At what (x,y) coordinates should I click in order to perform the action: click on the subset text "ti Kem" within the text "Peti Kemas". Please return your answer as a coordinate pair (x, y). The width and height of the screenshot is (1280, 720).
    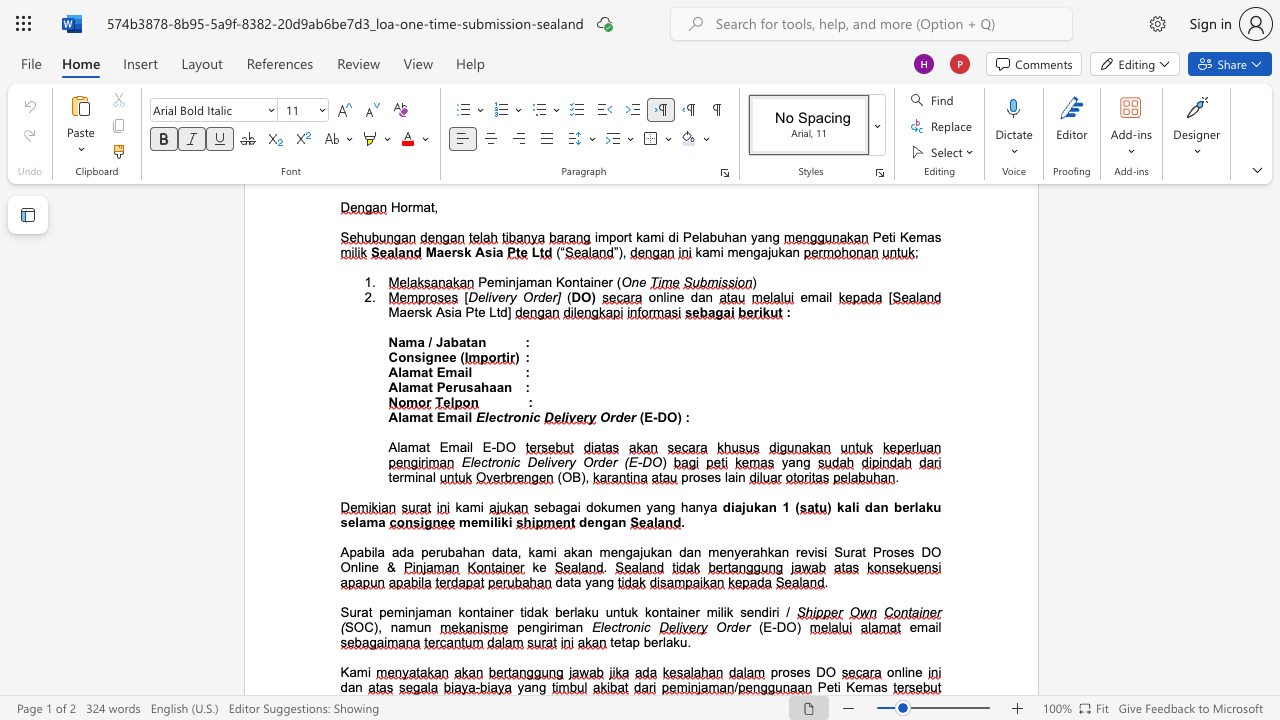
    Looking at the image, I should click on (834, 686).